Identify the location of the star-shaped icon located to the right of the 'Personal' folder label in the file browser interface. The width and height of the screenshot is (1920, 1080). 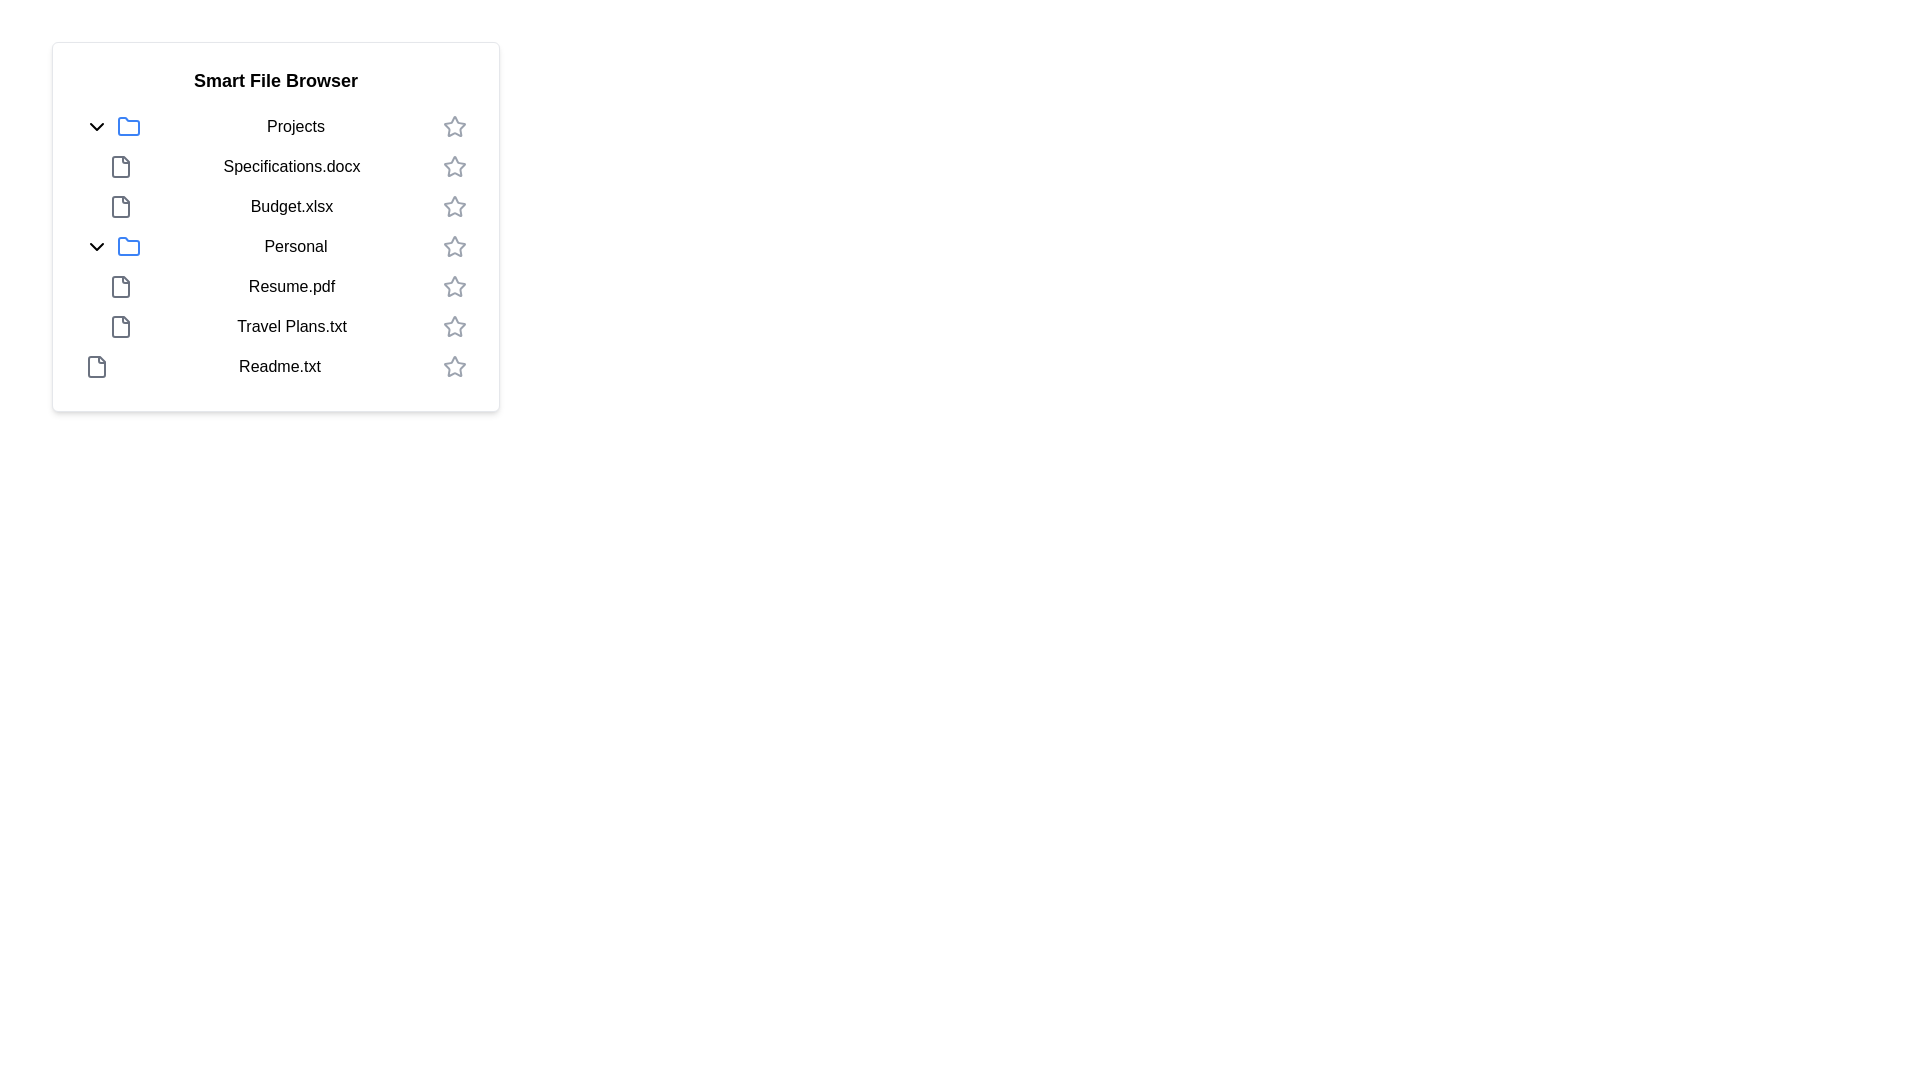
(454, 245).